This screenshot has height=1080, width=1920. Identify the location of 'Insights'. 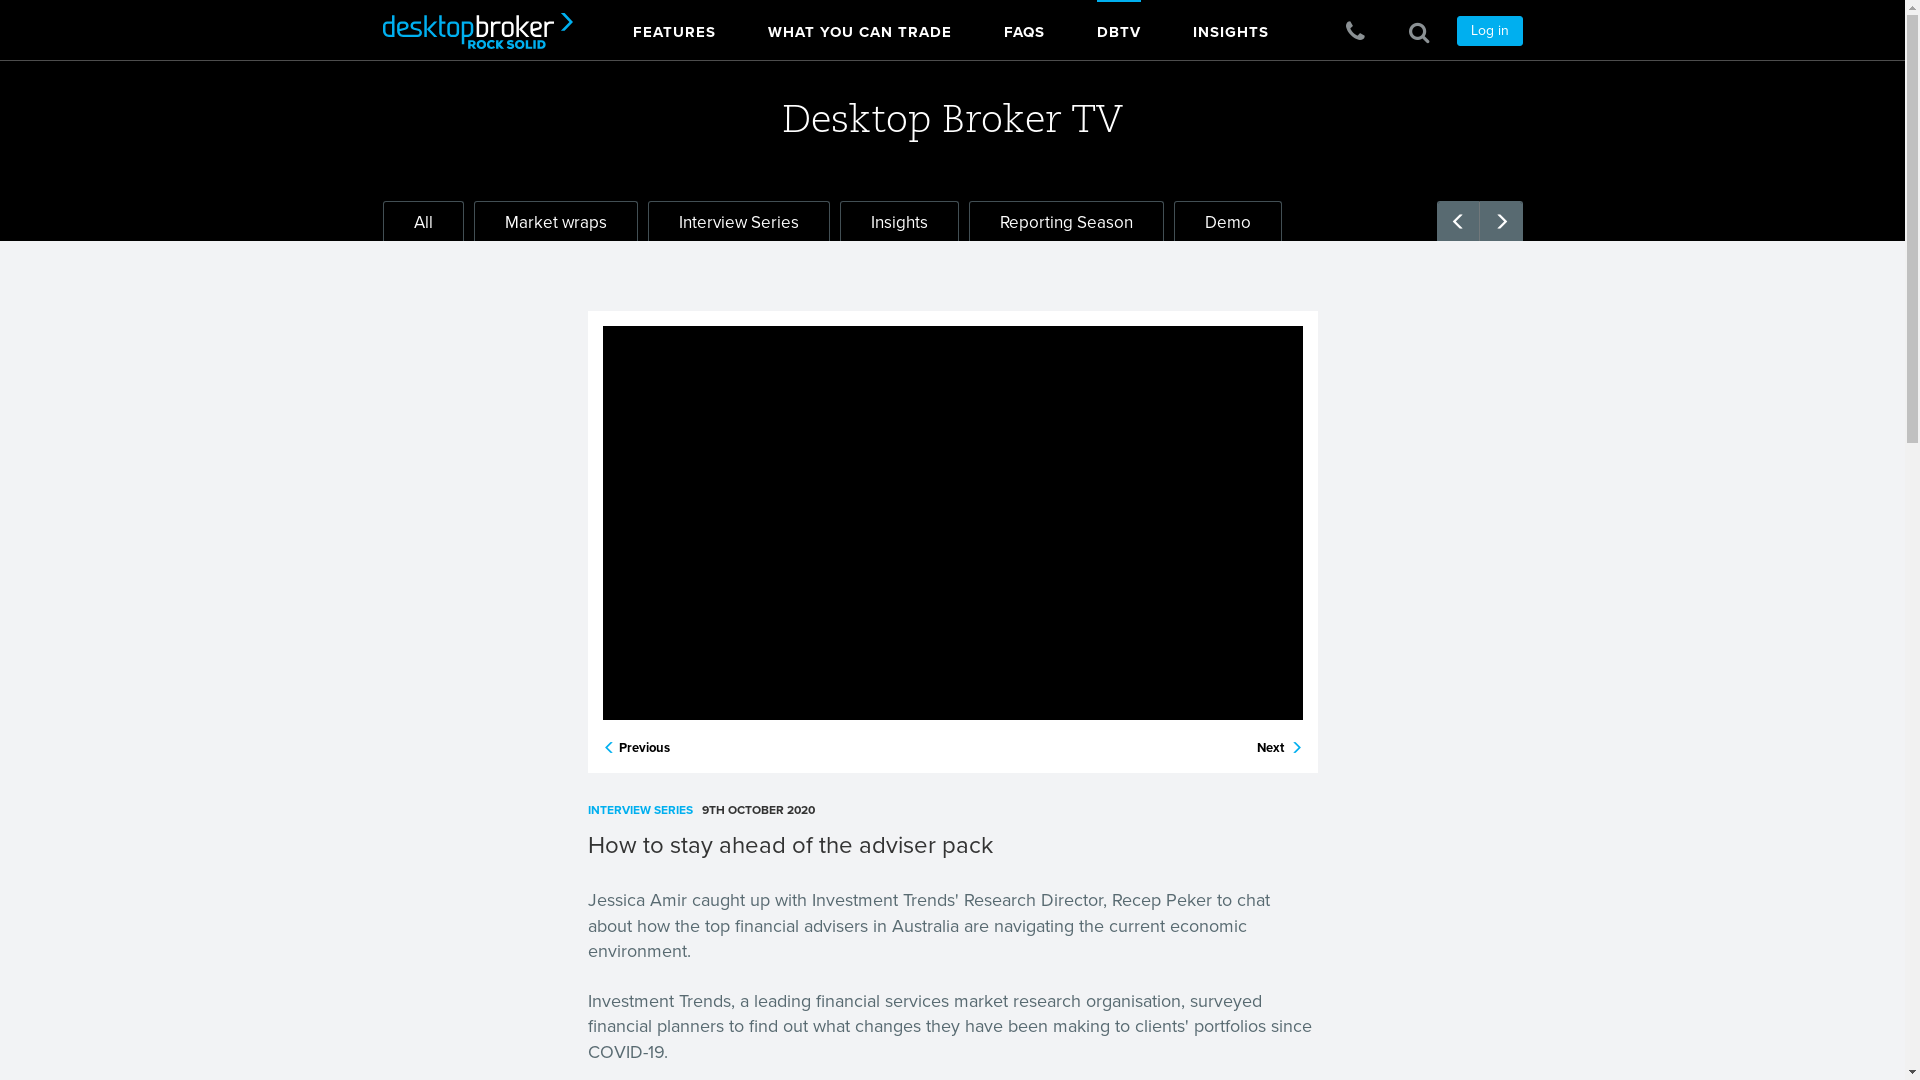
(898, 220).